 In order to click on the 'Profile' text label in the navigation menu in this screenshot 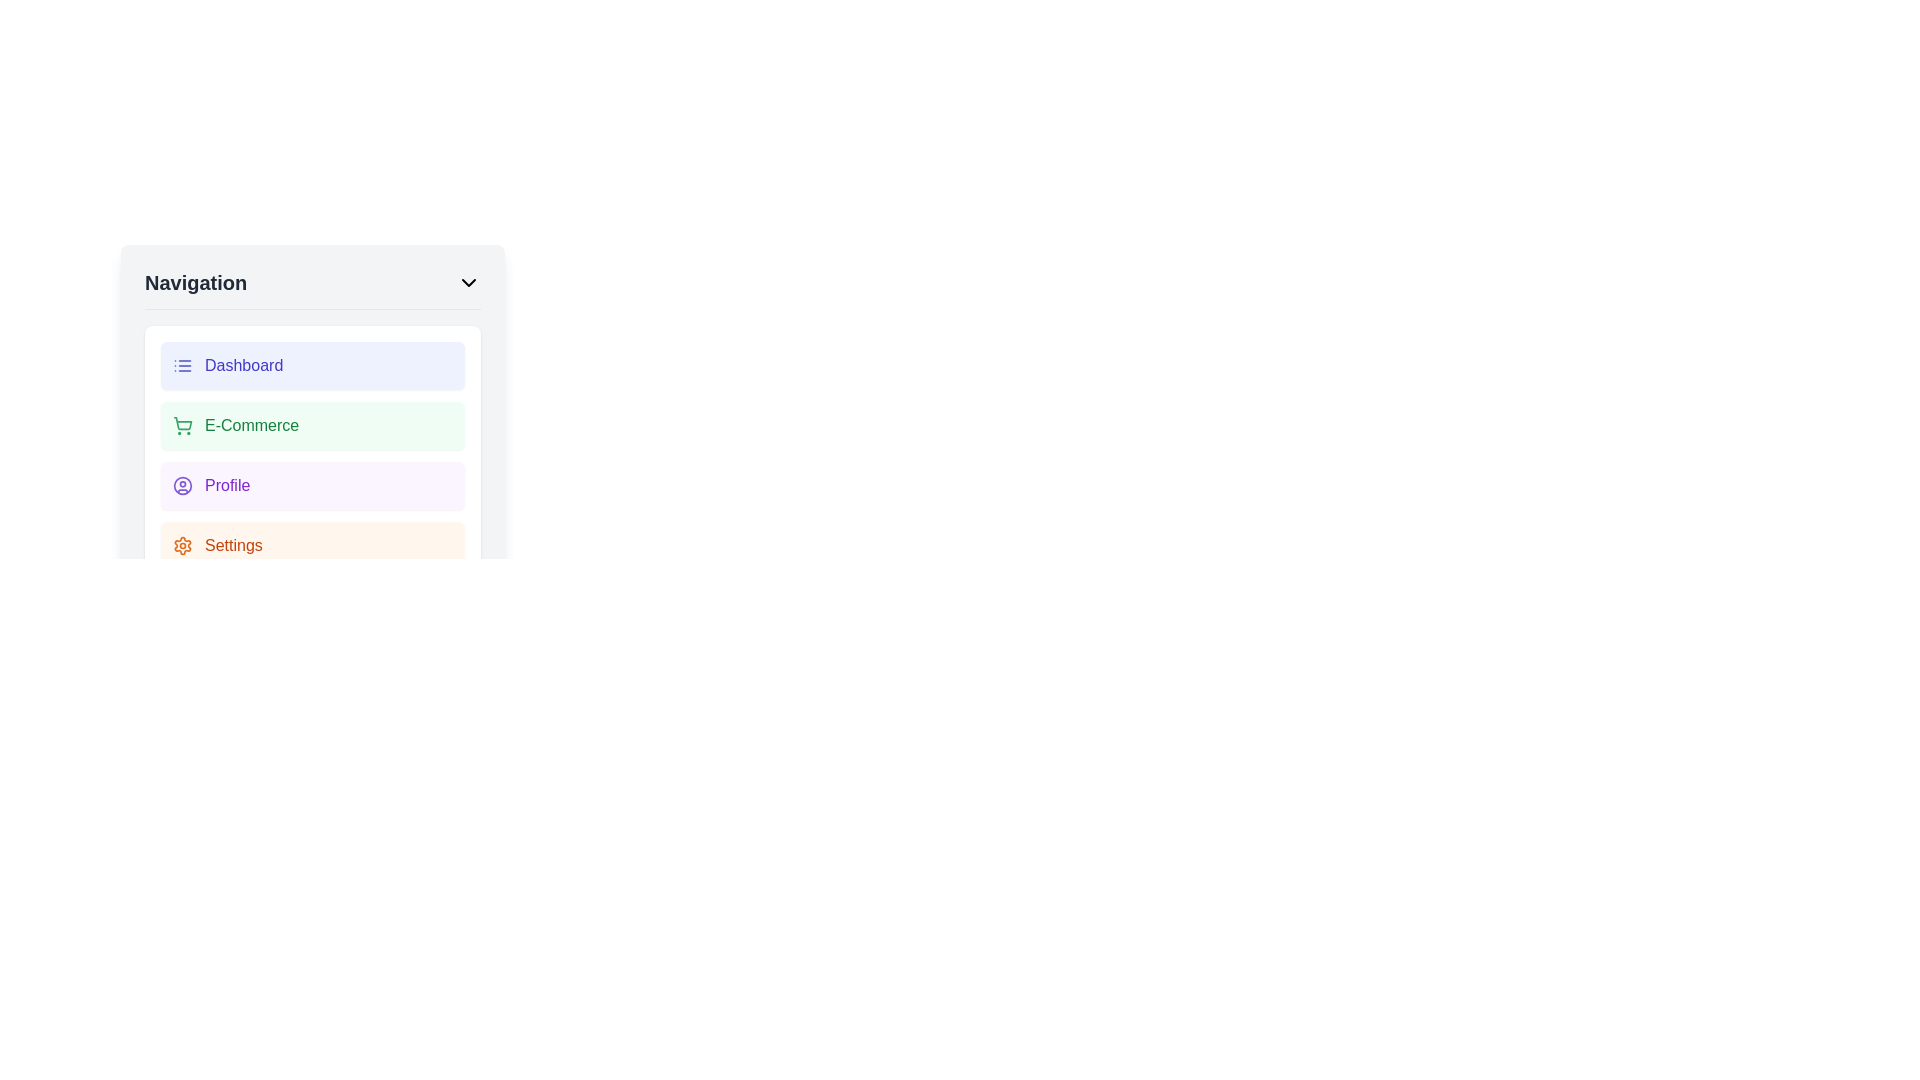, I will do `click(227, 486)`.